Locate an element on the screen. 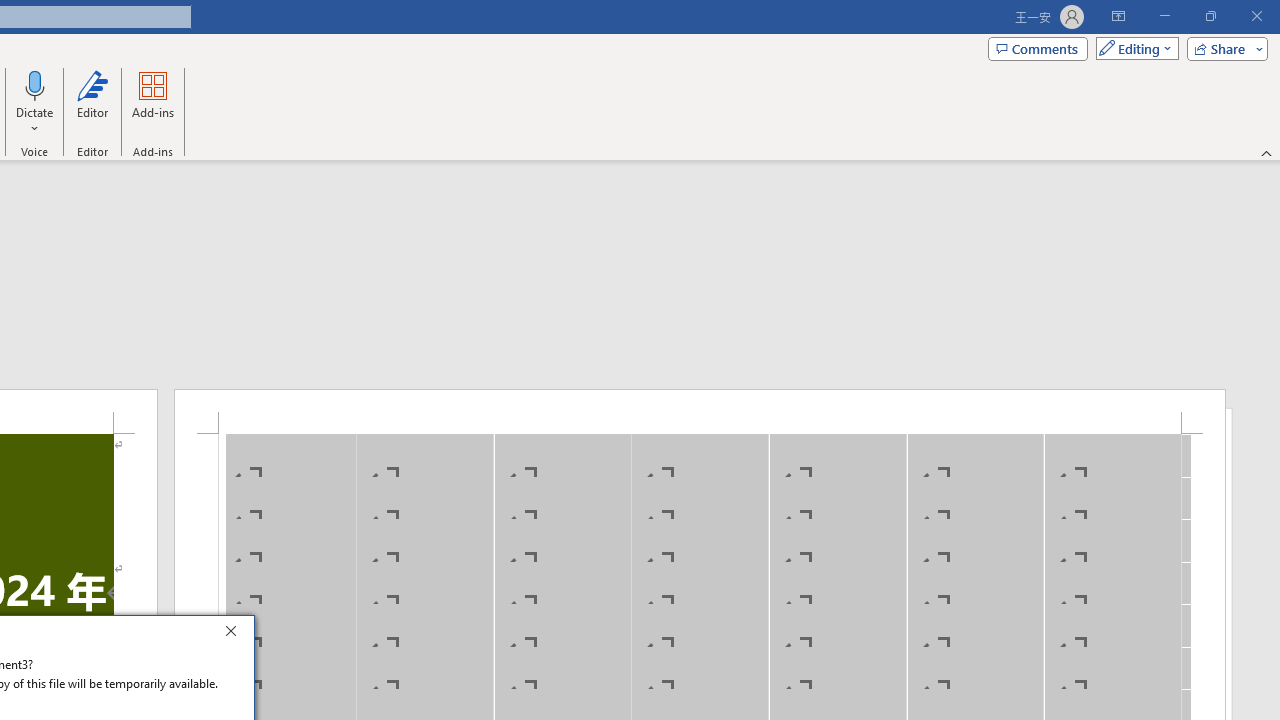 The height and width of the screenshot is (720, 1280). 'Ribbon Display Options' is located at coordinates (1117, 16).